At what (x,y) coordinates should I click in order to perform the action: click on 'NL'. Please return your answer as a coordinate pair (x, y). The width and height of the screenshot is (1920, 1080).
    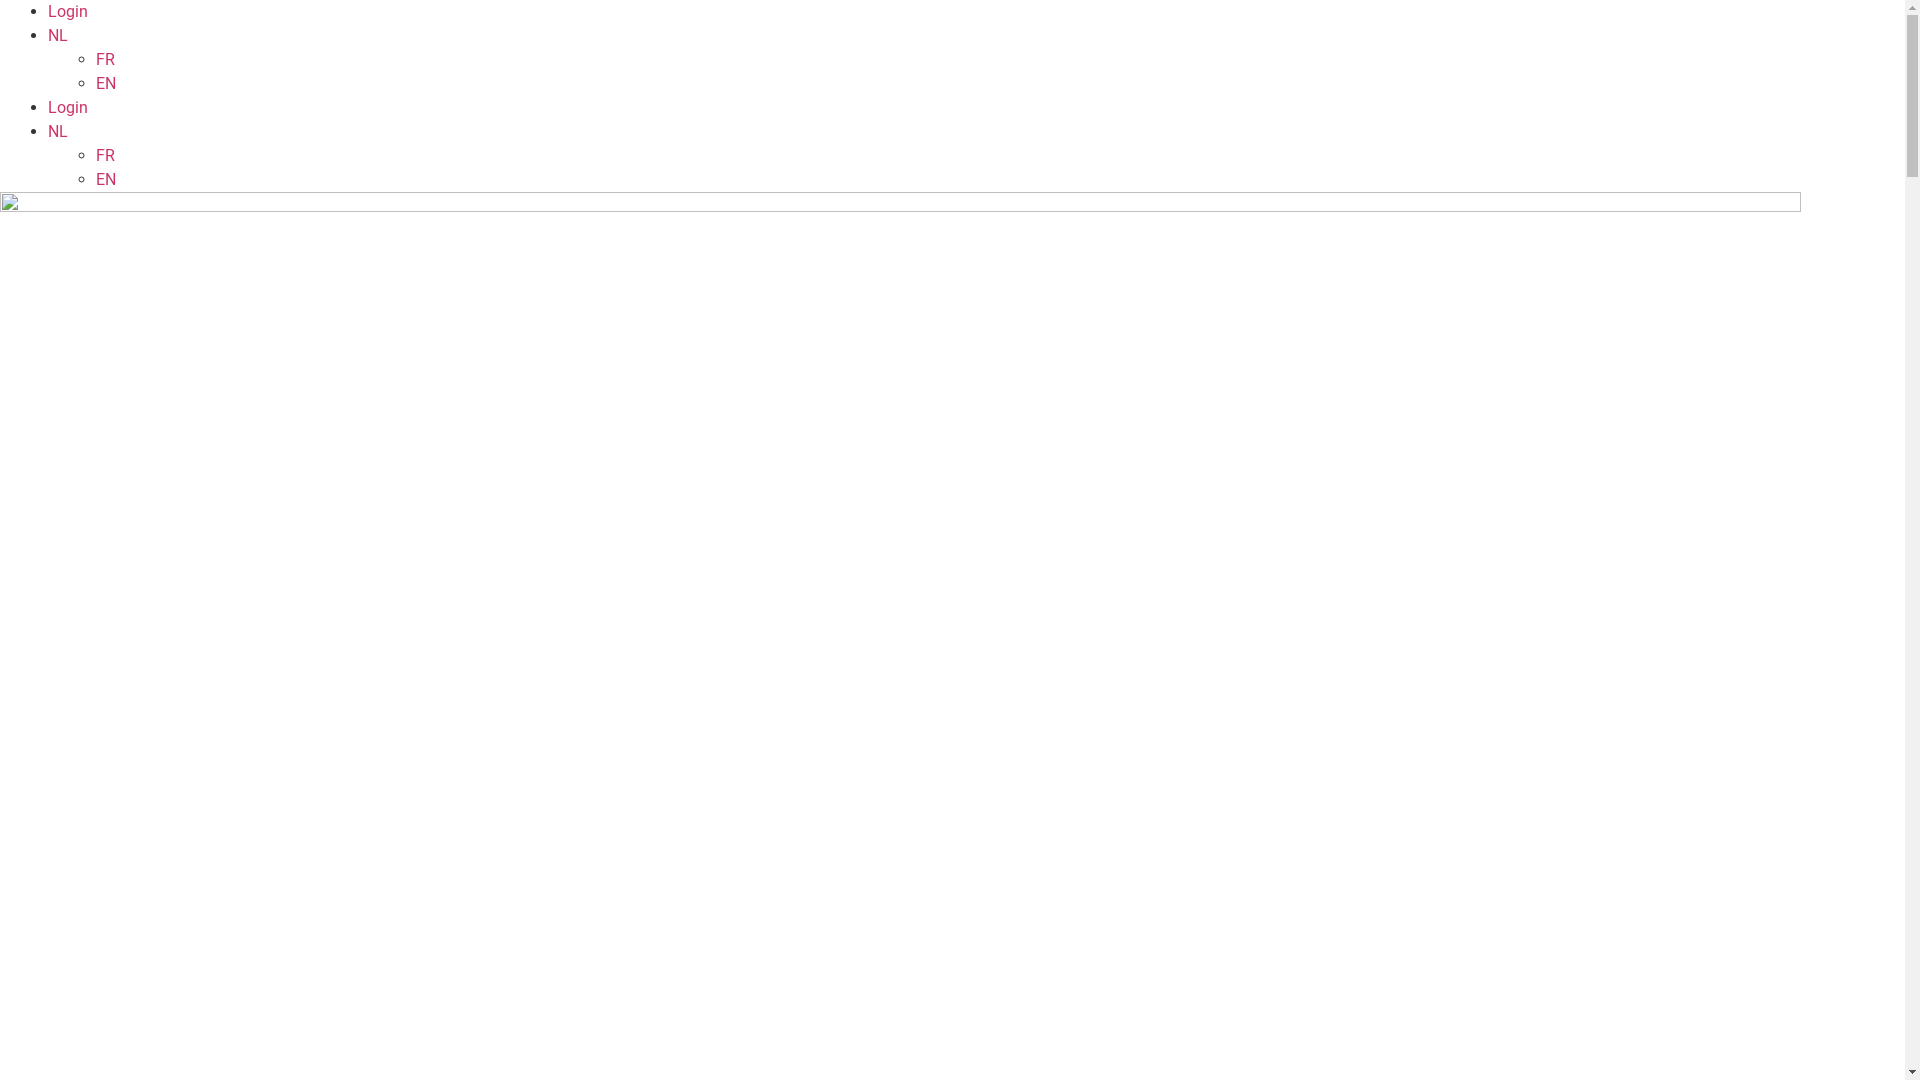
    Looking at the image, I should click on (57, 35).